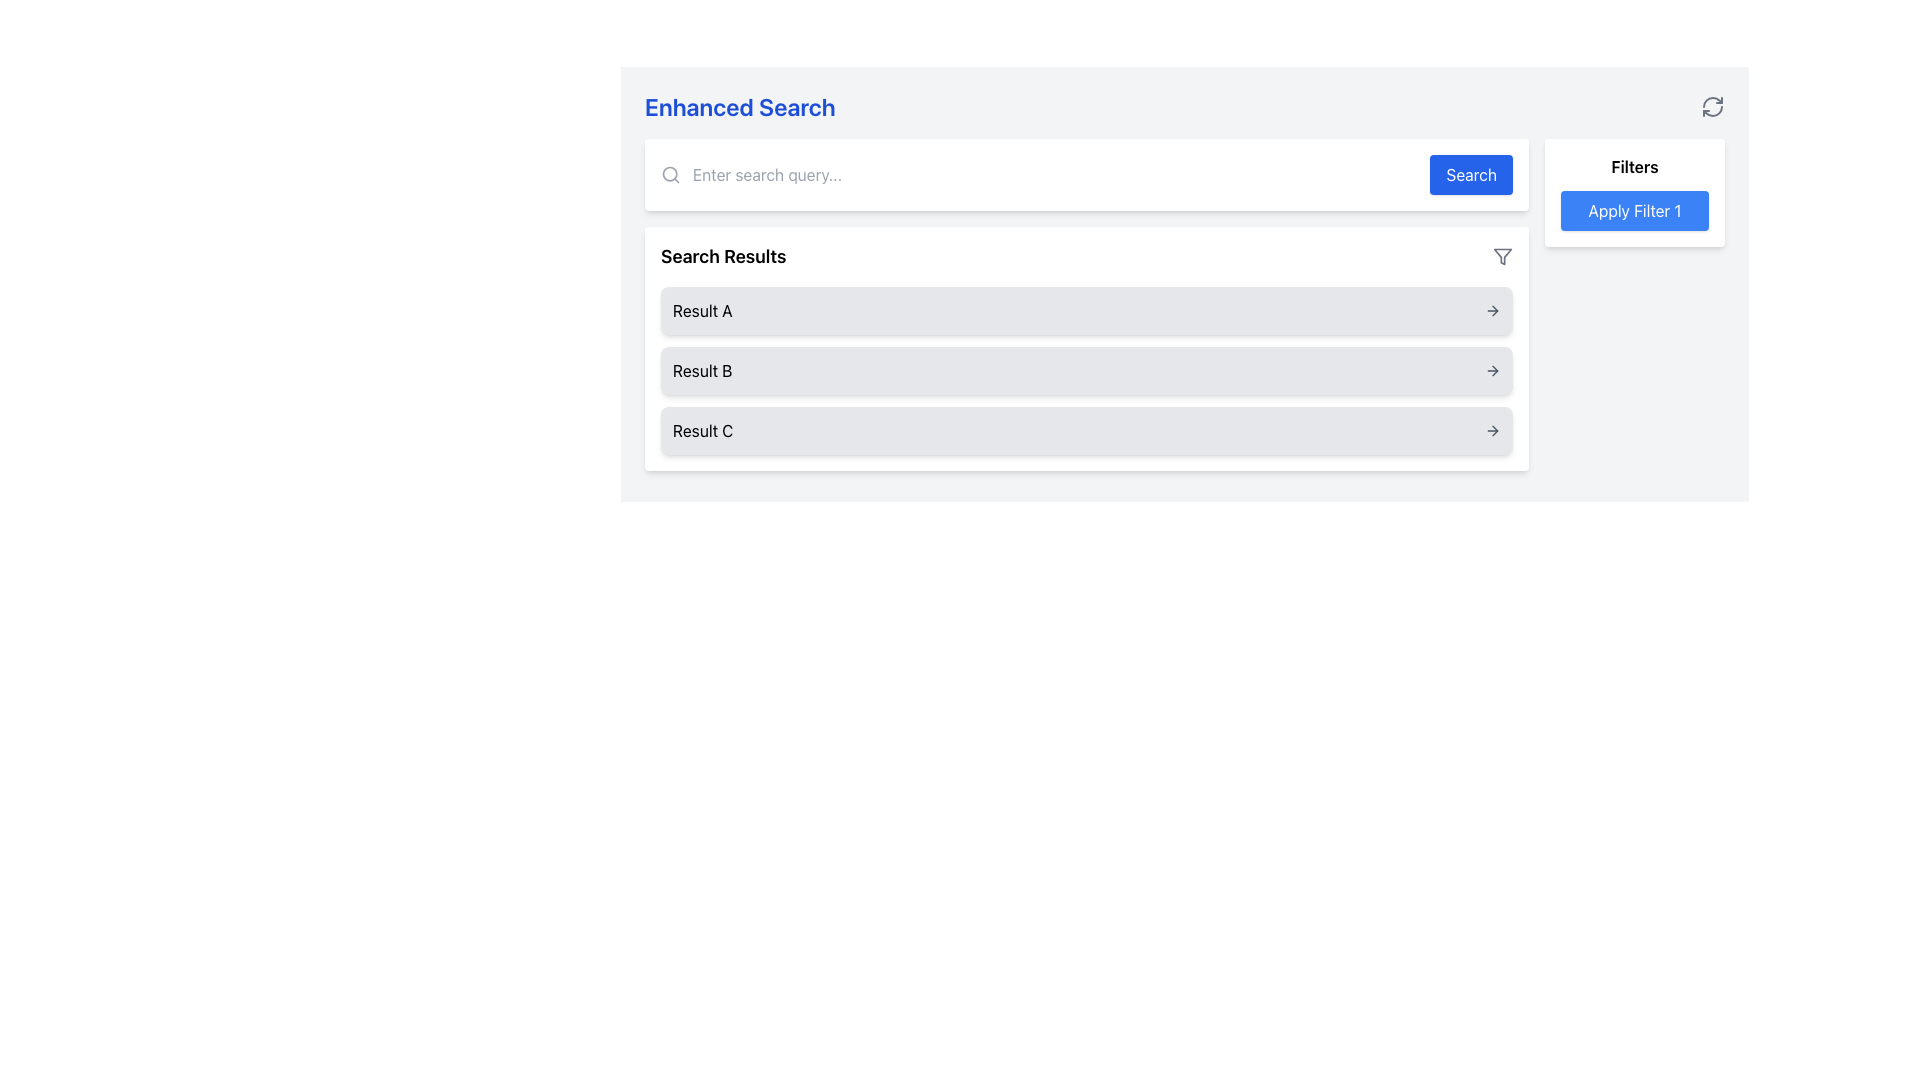  I want to click on the rightward-pointing arrow icon adjacent to the text 'Result C', so click(1492, 430).